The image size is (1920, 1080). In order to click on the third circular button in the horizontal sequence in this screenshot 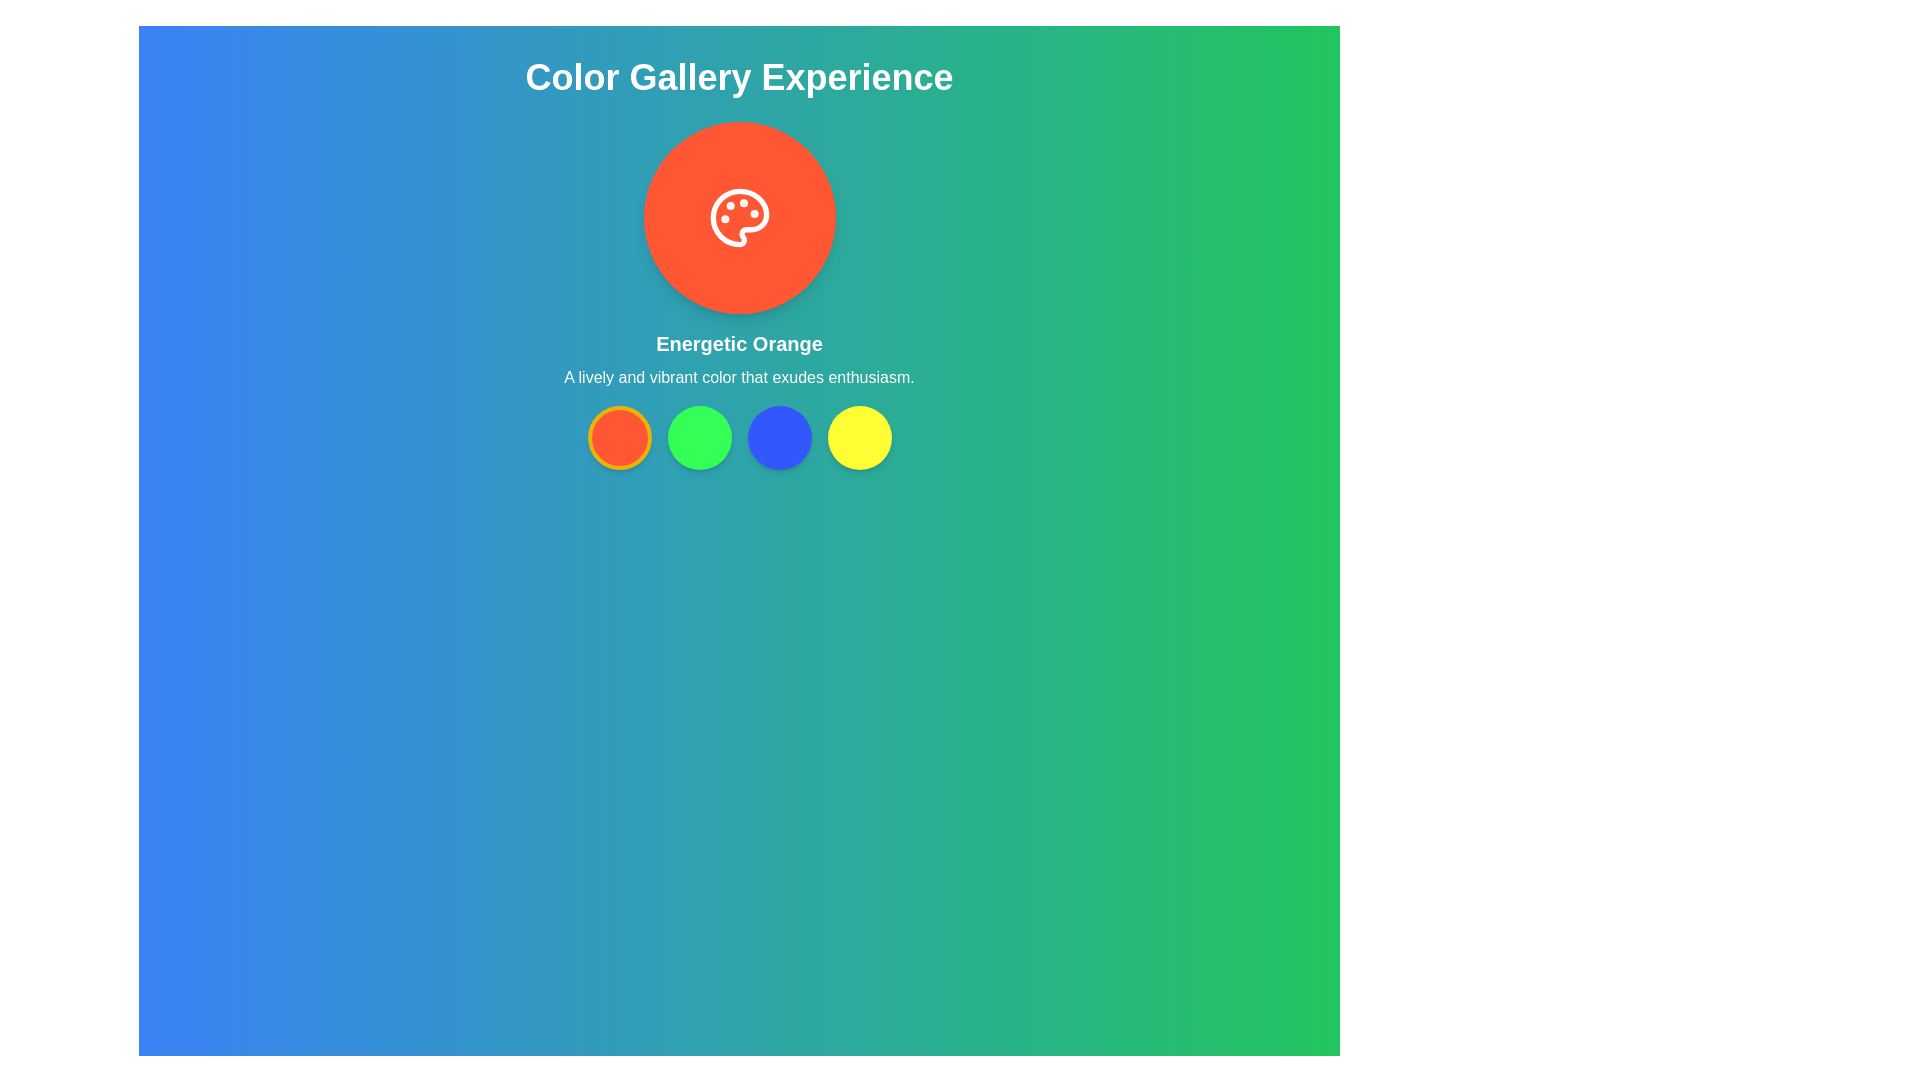, I will do `click(778, 437)`.